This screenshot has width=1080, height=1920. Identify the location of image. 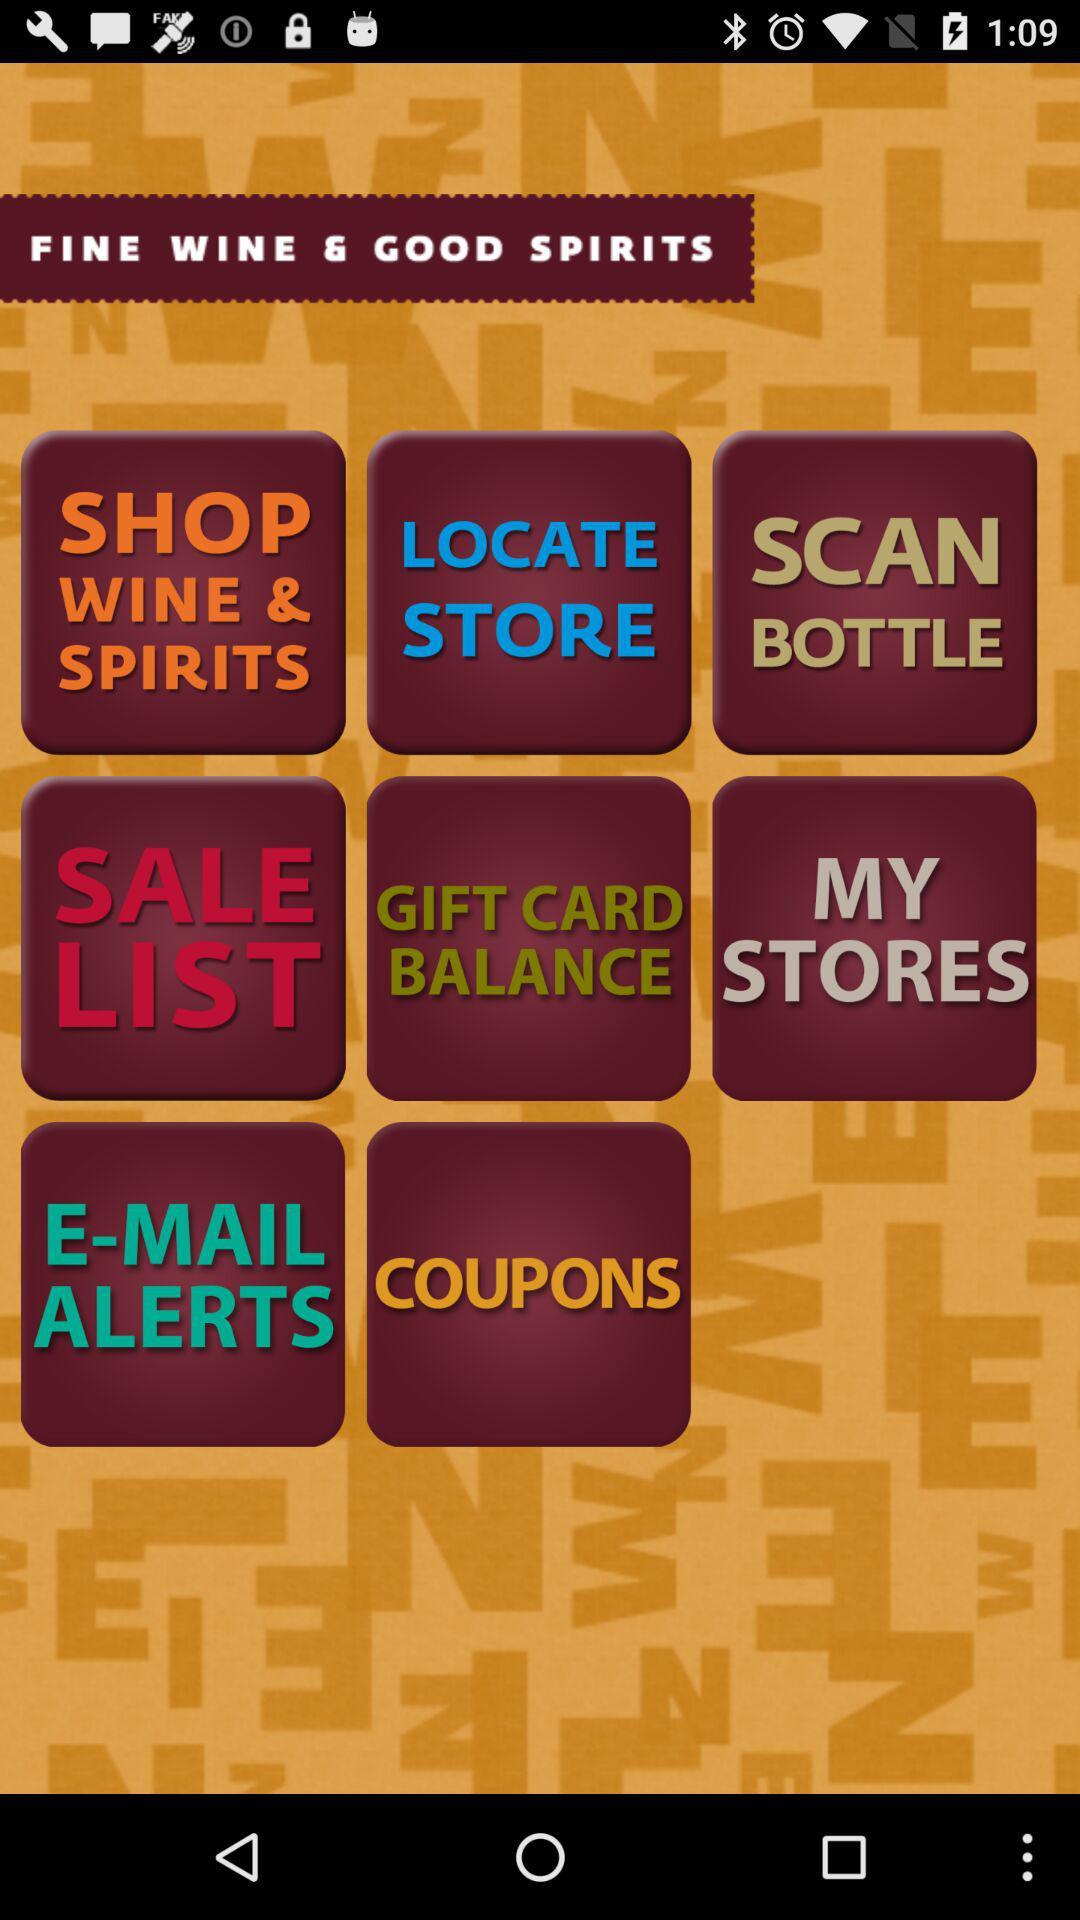
(183, 937).